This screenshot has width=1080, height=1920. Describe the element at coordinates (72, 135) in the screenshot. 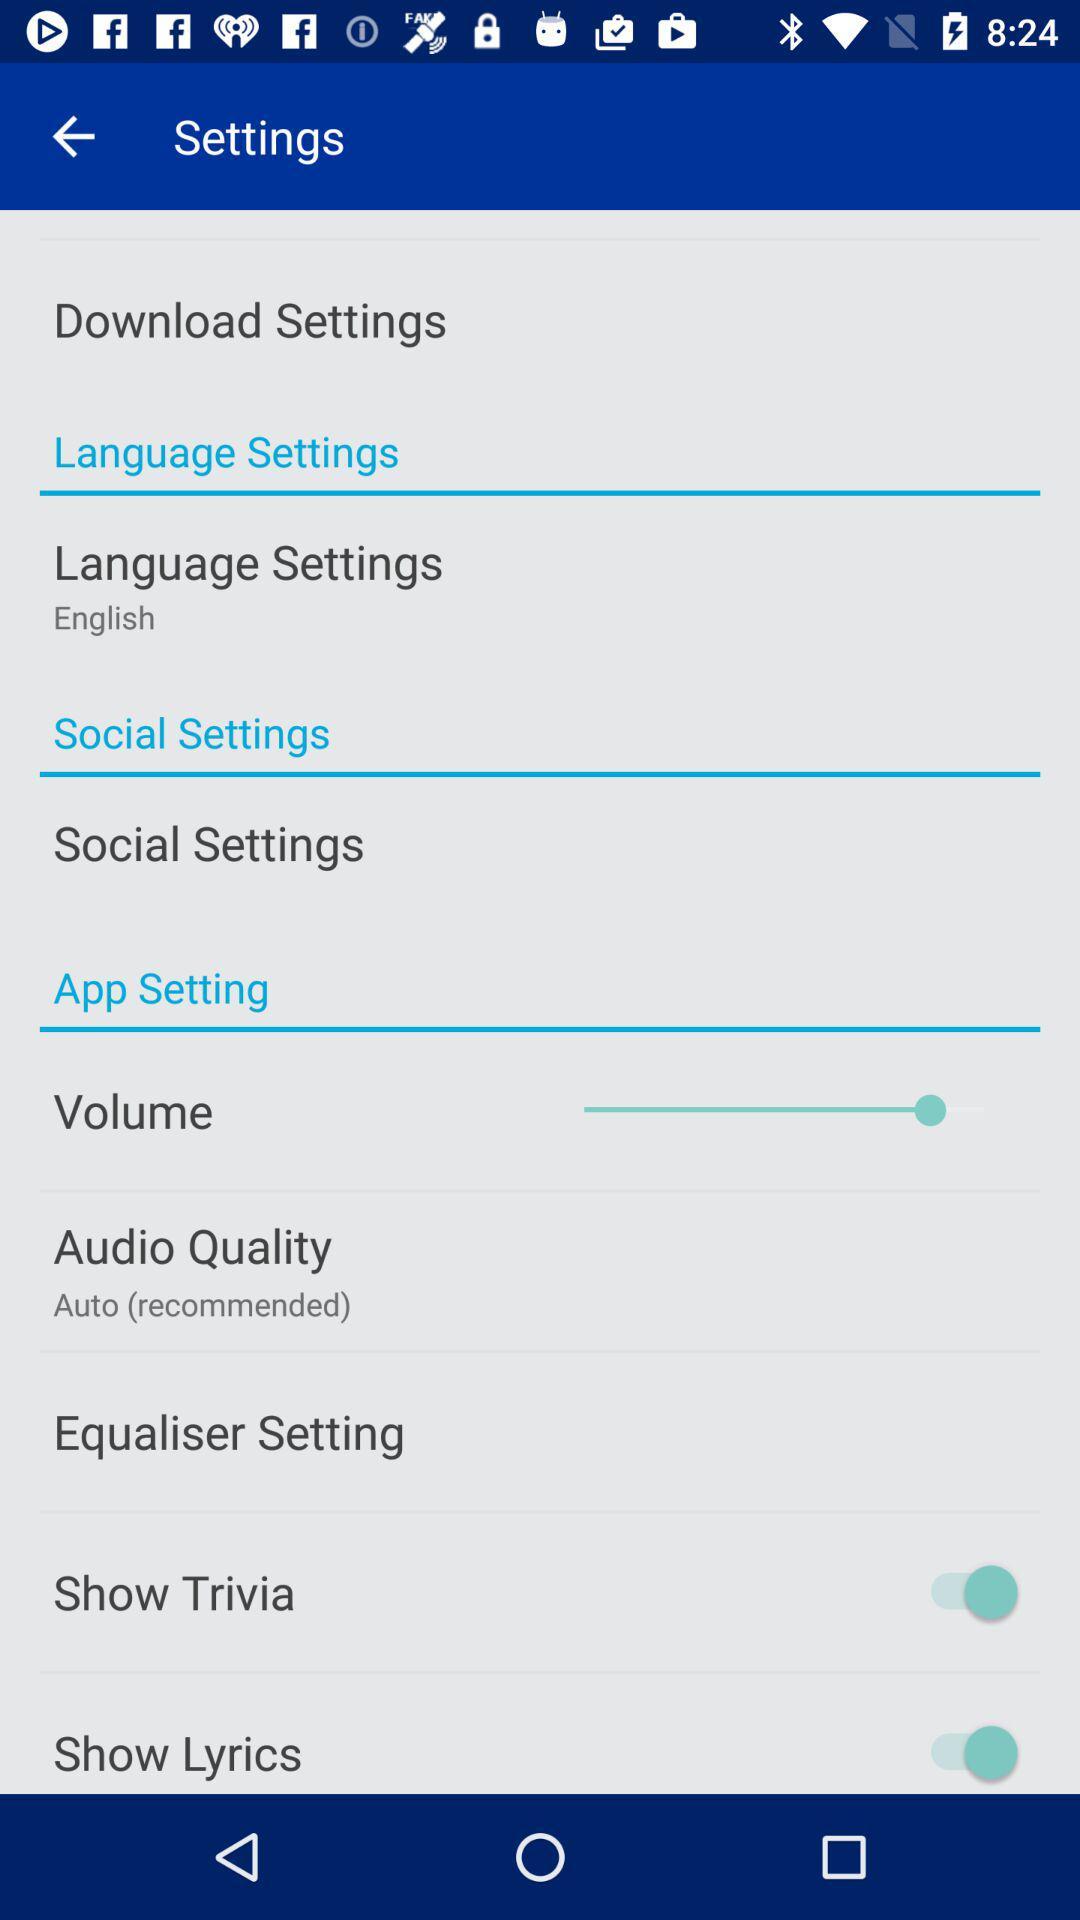

I see `icon next to settings item` at that location.